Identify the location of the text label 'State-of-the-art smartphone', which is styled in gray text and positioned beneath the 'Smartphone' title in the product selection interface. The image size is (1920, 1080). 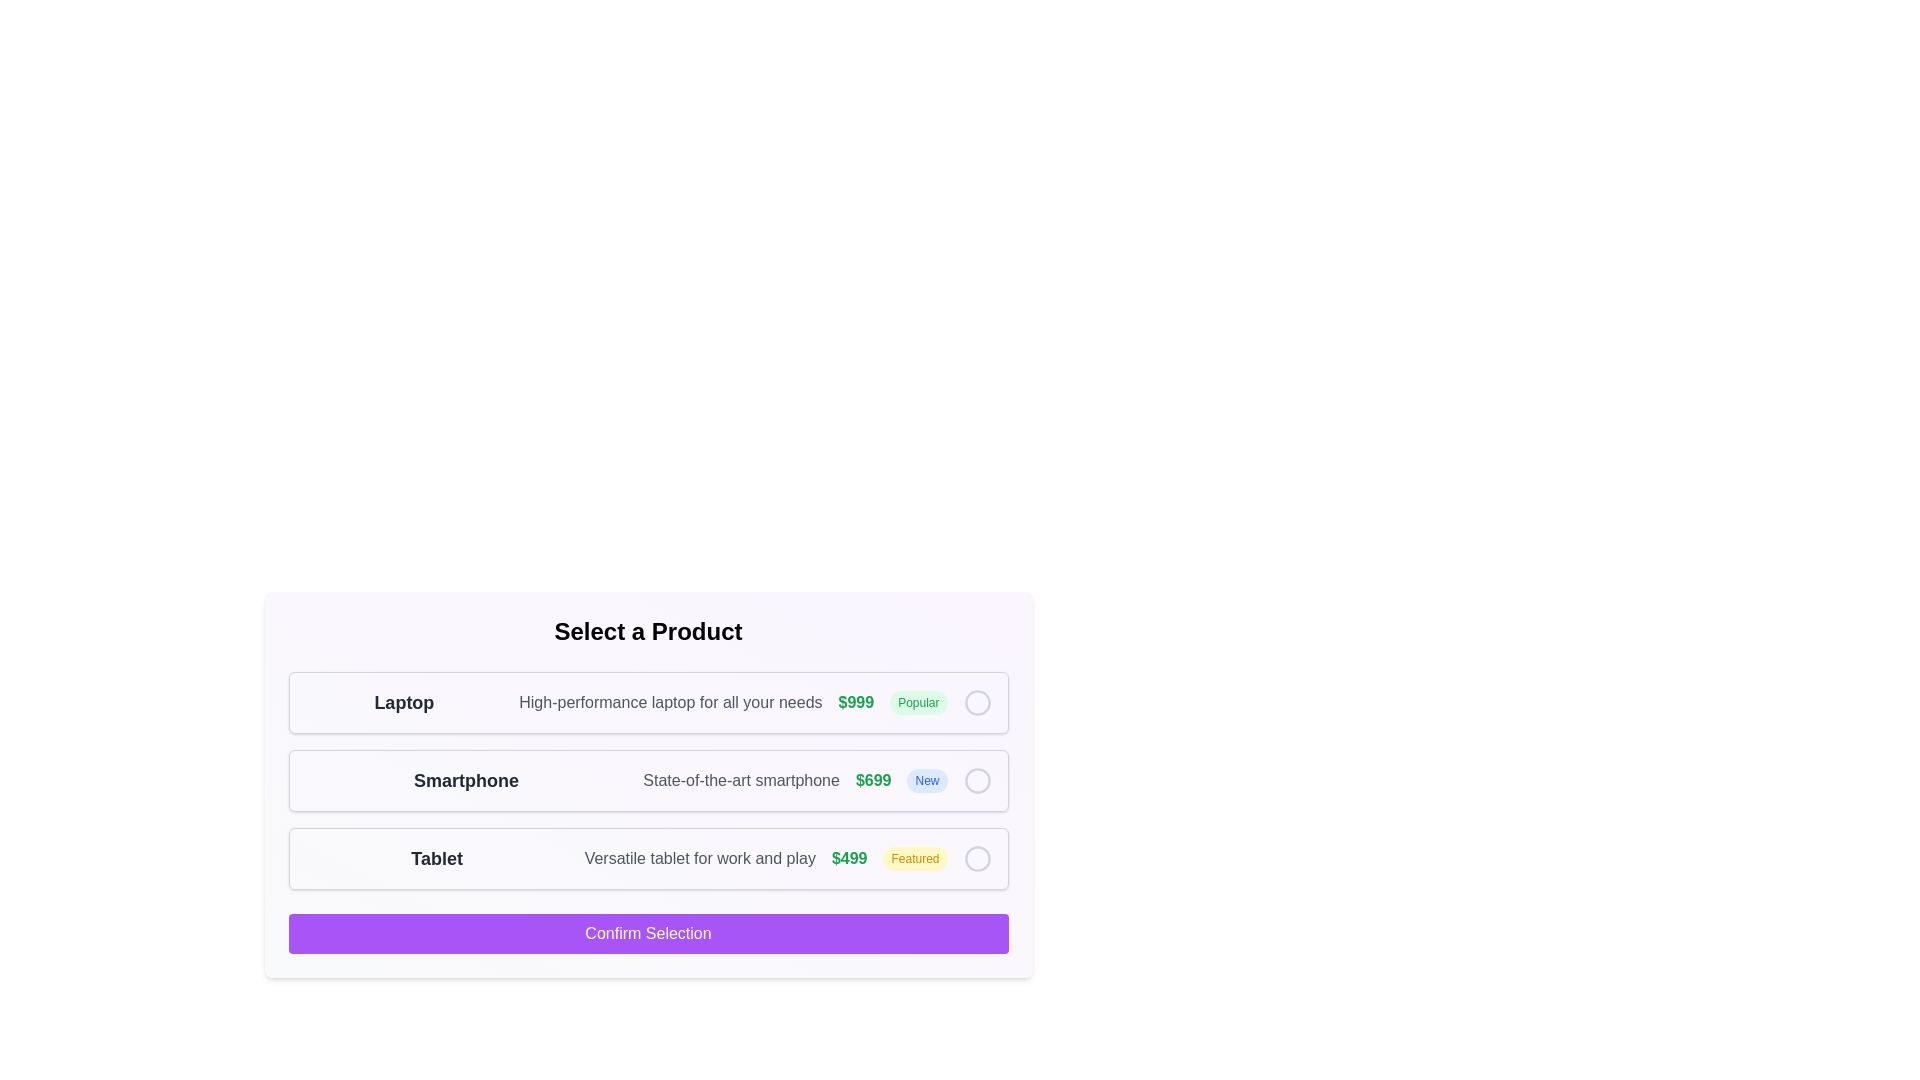
(740, 779).